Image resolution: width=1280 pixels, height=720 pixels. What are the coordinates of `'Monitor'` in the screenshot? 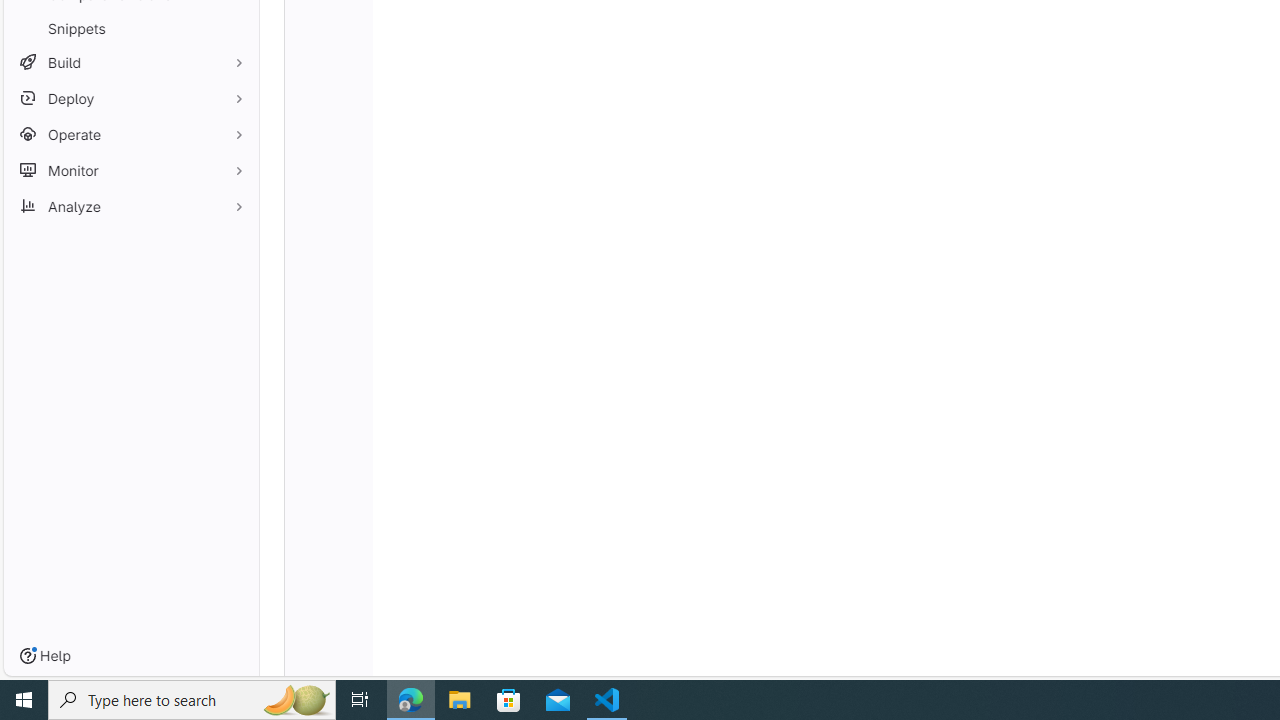 It's located at (130, 169).